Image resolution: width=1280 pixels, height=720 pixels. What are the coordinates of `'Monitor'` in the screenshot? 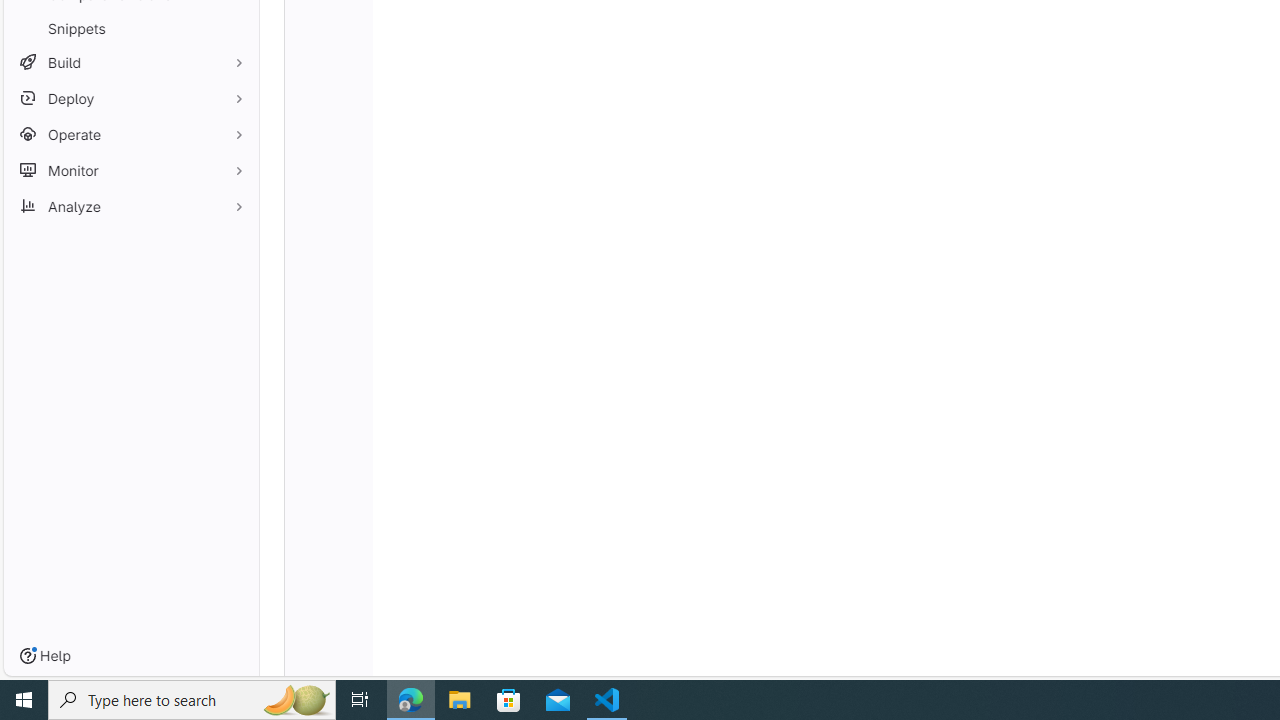 It's located at (130, 169).